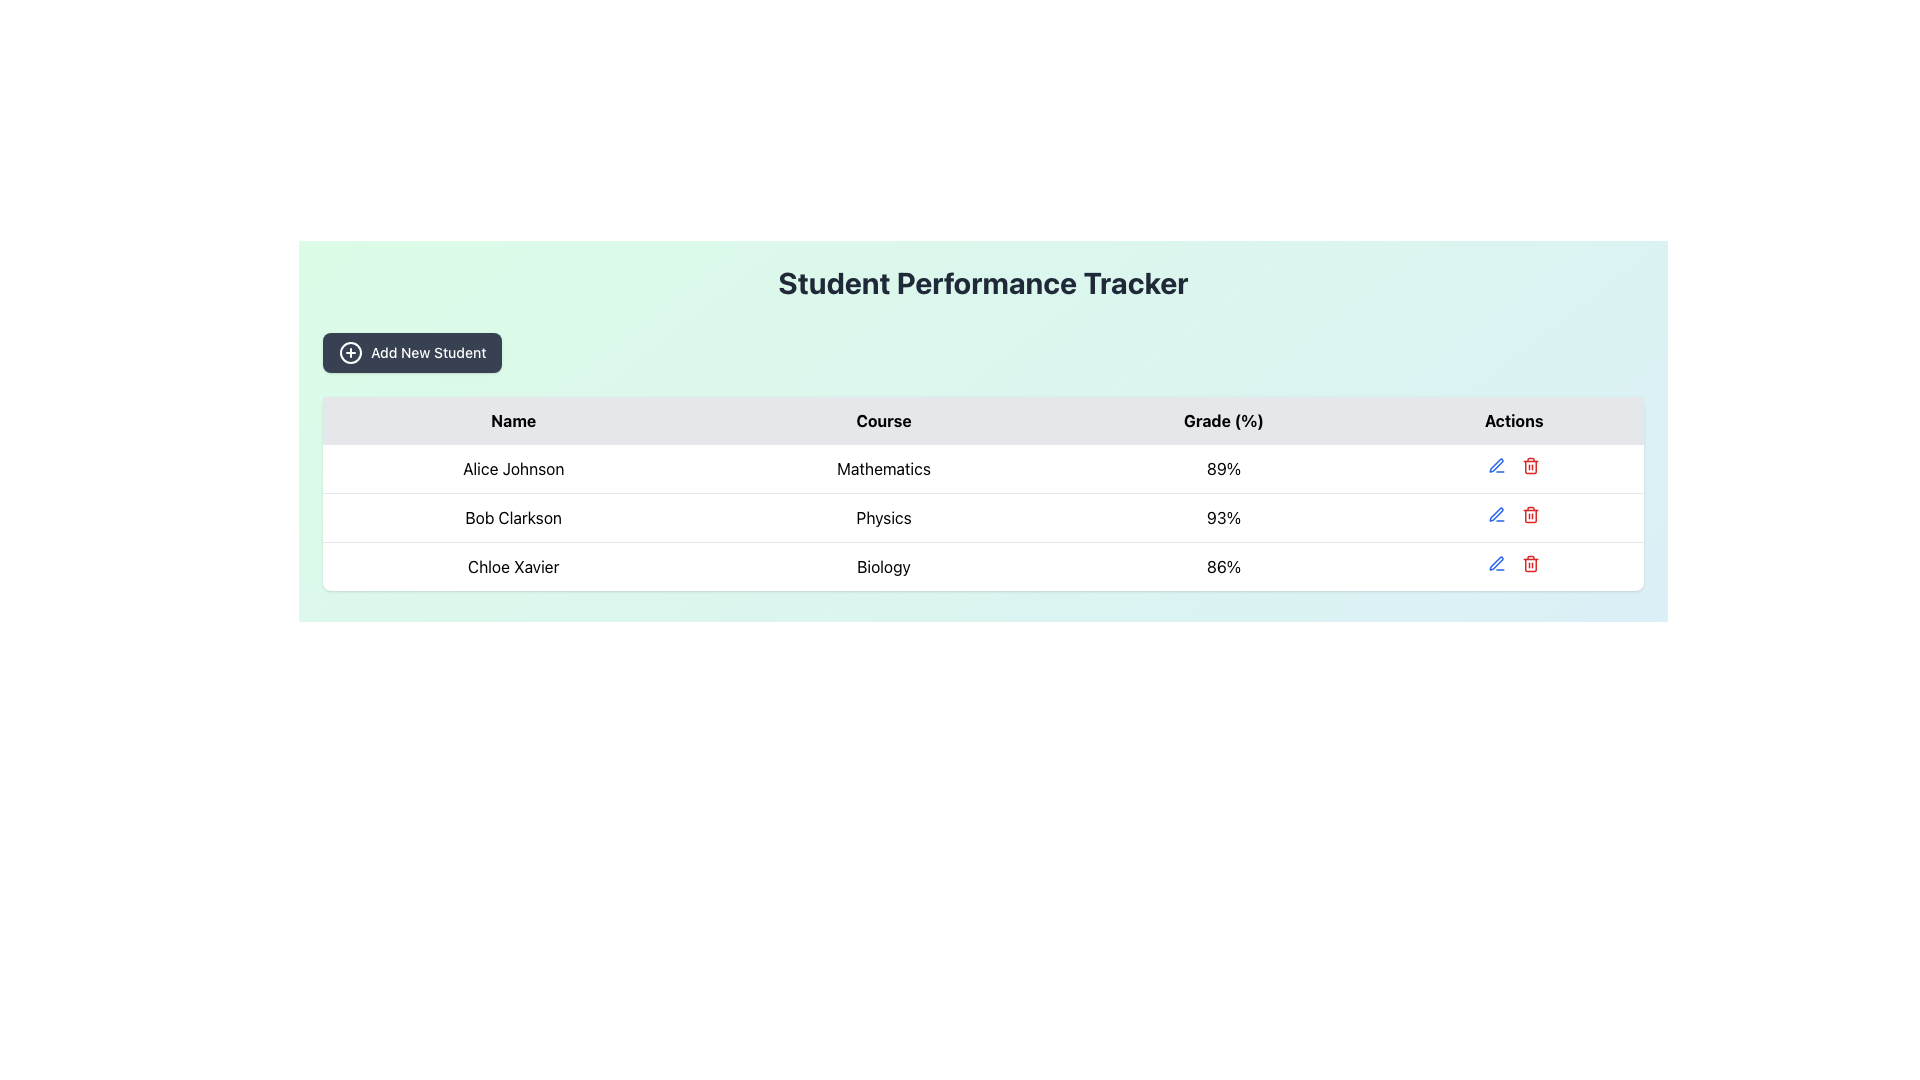 The image size is (1920, 1080). What do you see at coordinates (1496, 563) in the screenshot?
I see `the edit button (pen icon) located in the 'Actions' column of the third row of the table` at bounding box center [1496, 563].